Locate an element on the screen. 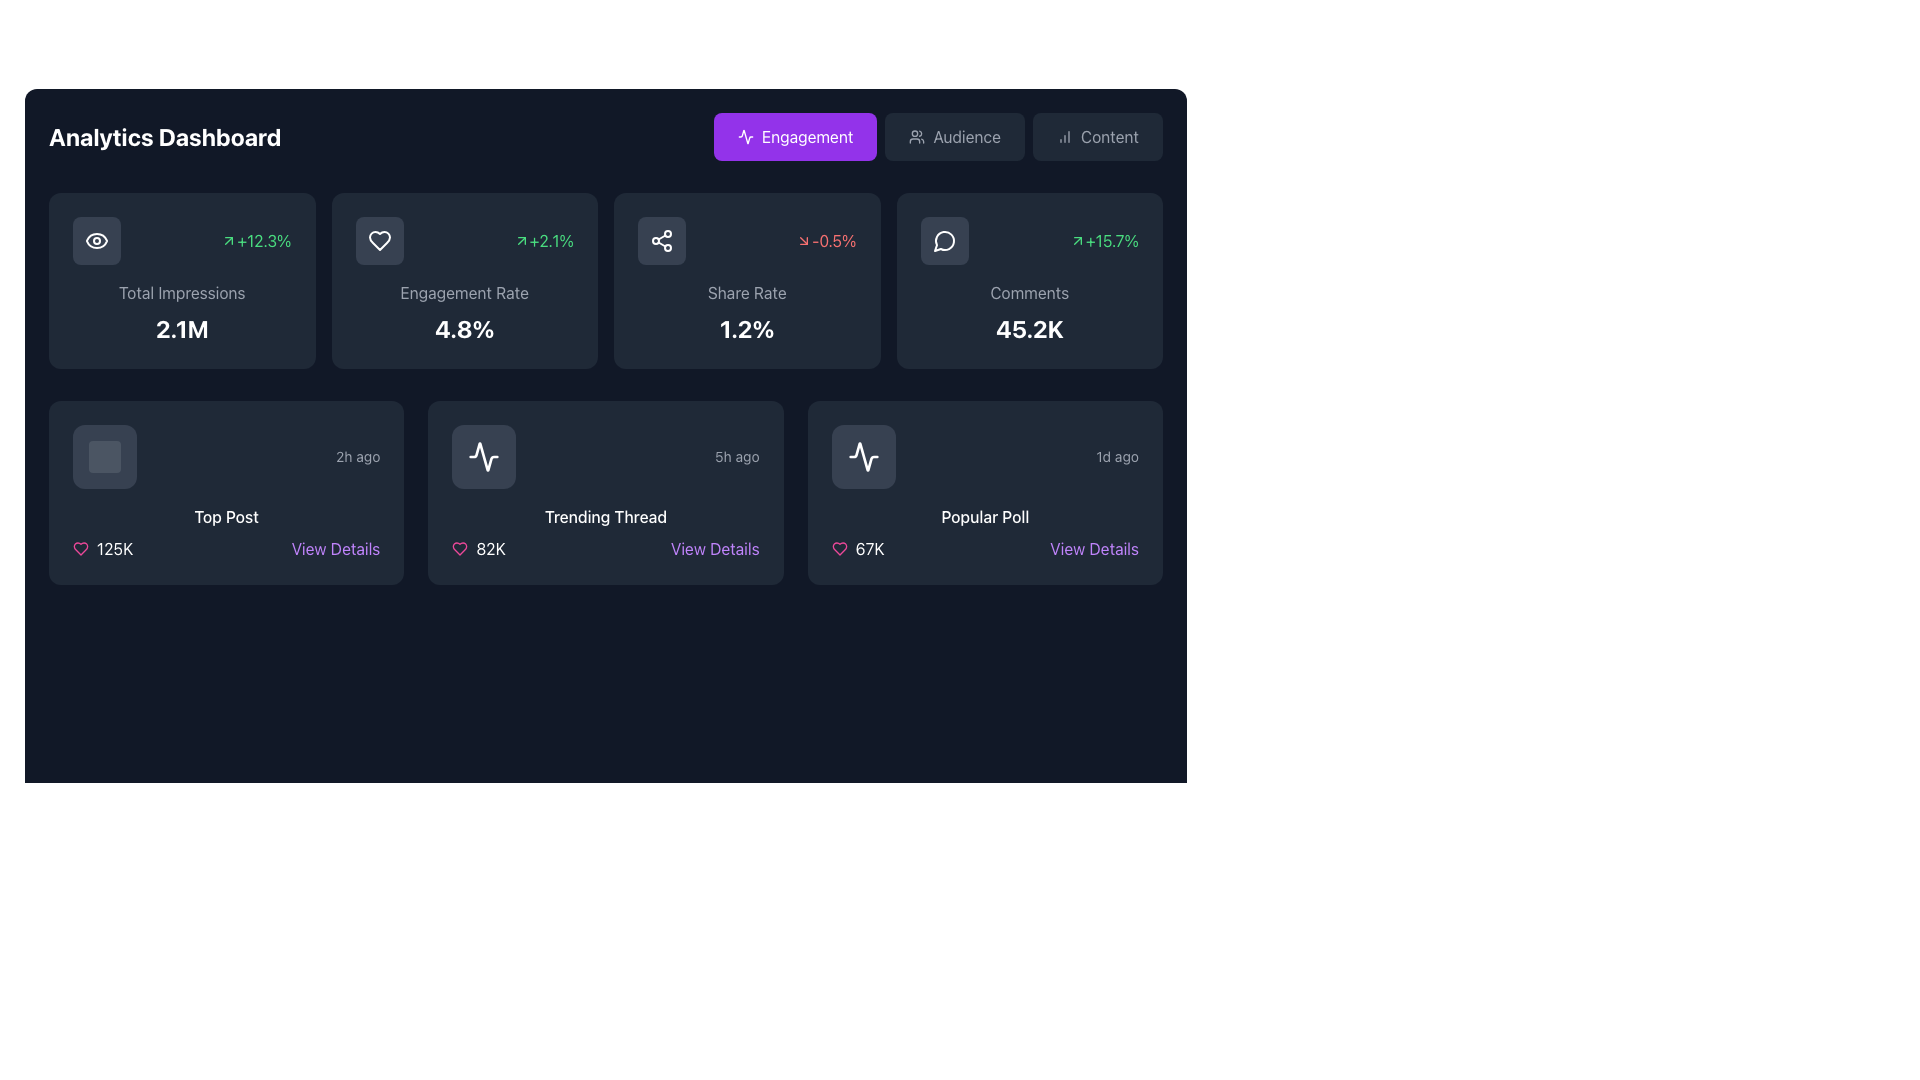  the button located in the 'Trending Thread' section, adjacent to an '82K' text and a heart icon is located at coordinates (715, 548).